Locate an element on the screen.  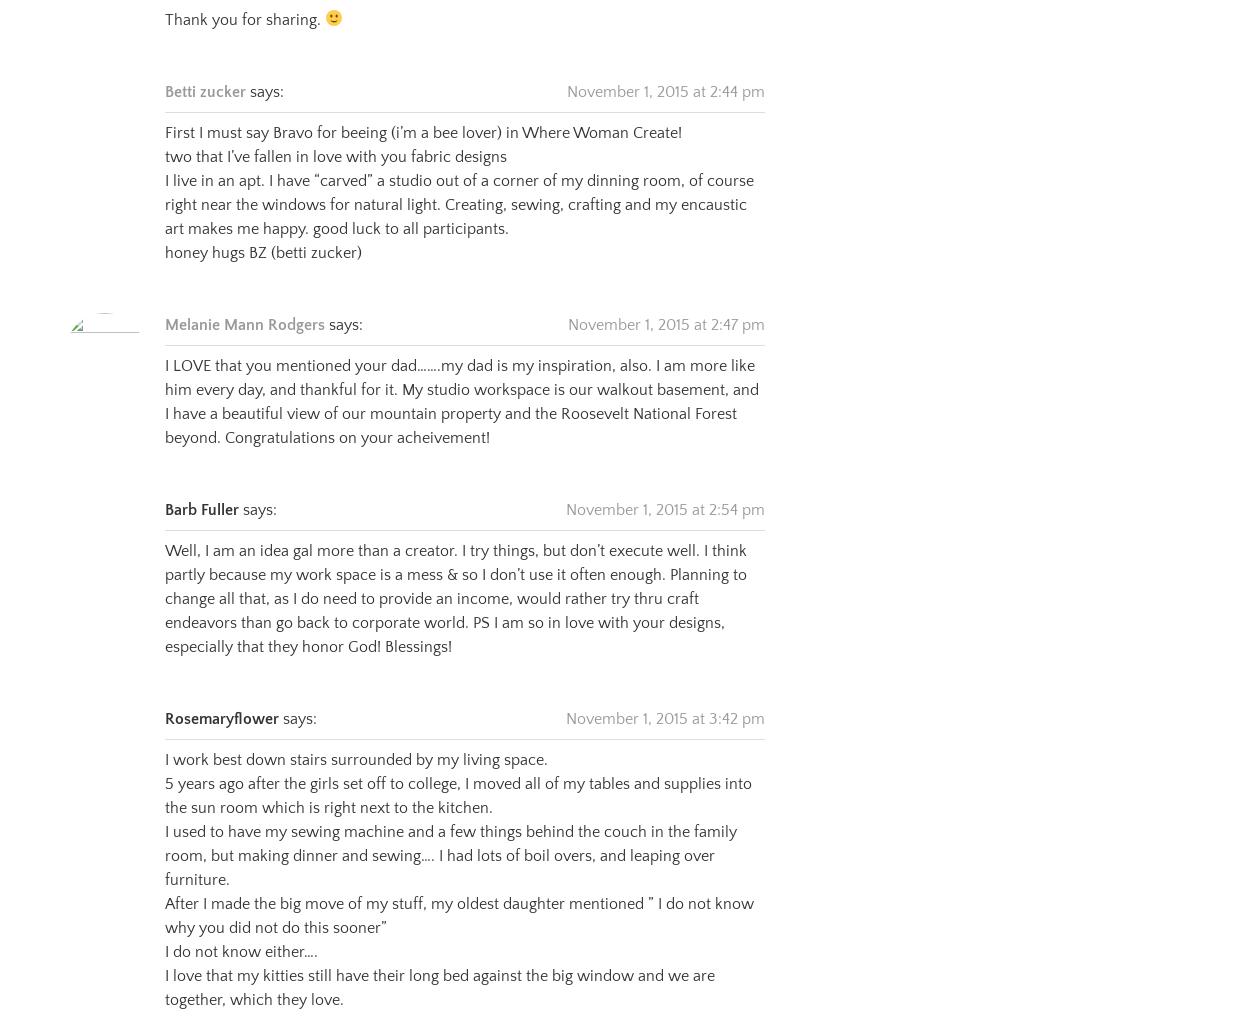
'Well, I am an idea gal more than a creator. I try things, but don’t execute well. I think partly because my work space is a mess & so I don’t use it often enough. Planning to change all that, as I do need to provide an income, would rather try thru craft endeavors than go back to corporate world. PS I am so in love with your designs, especially that they honor God! Blessings!' is located at coordinates (455, 573).